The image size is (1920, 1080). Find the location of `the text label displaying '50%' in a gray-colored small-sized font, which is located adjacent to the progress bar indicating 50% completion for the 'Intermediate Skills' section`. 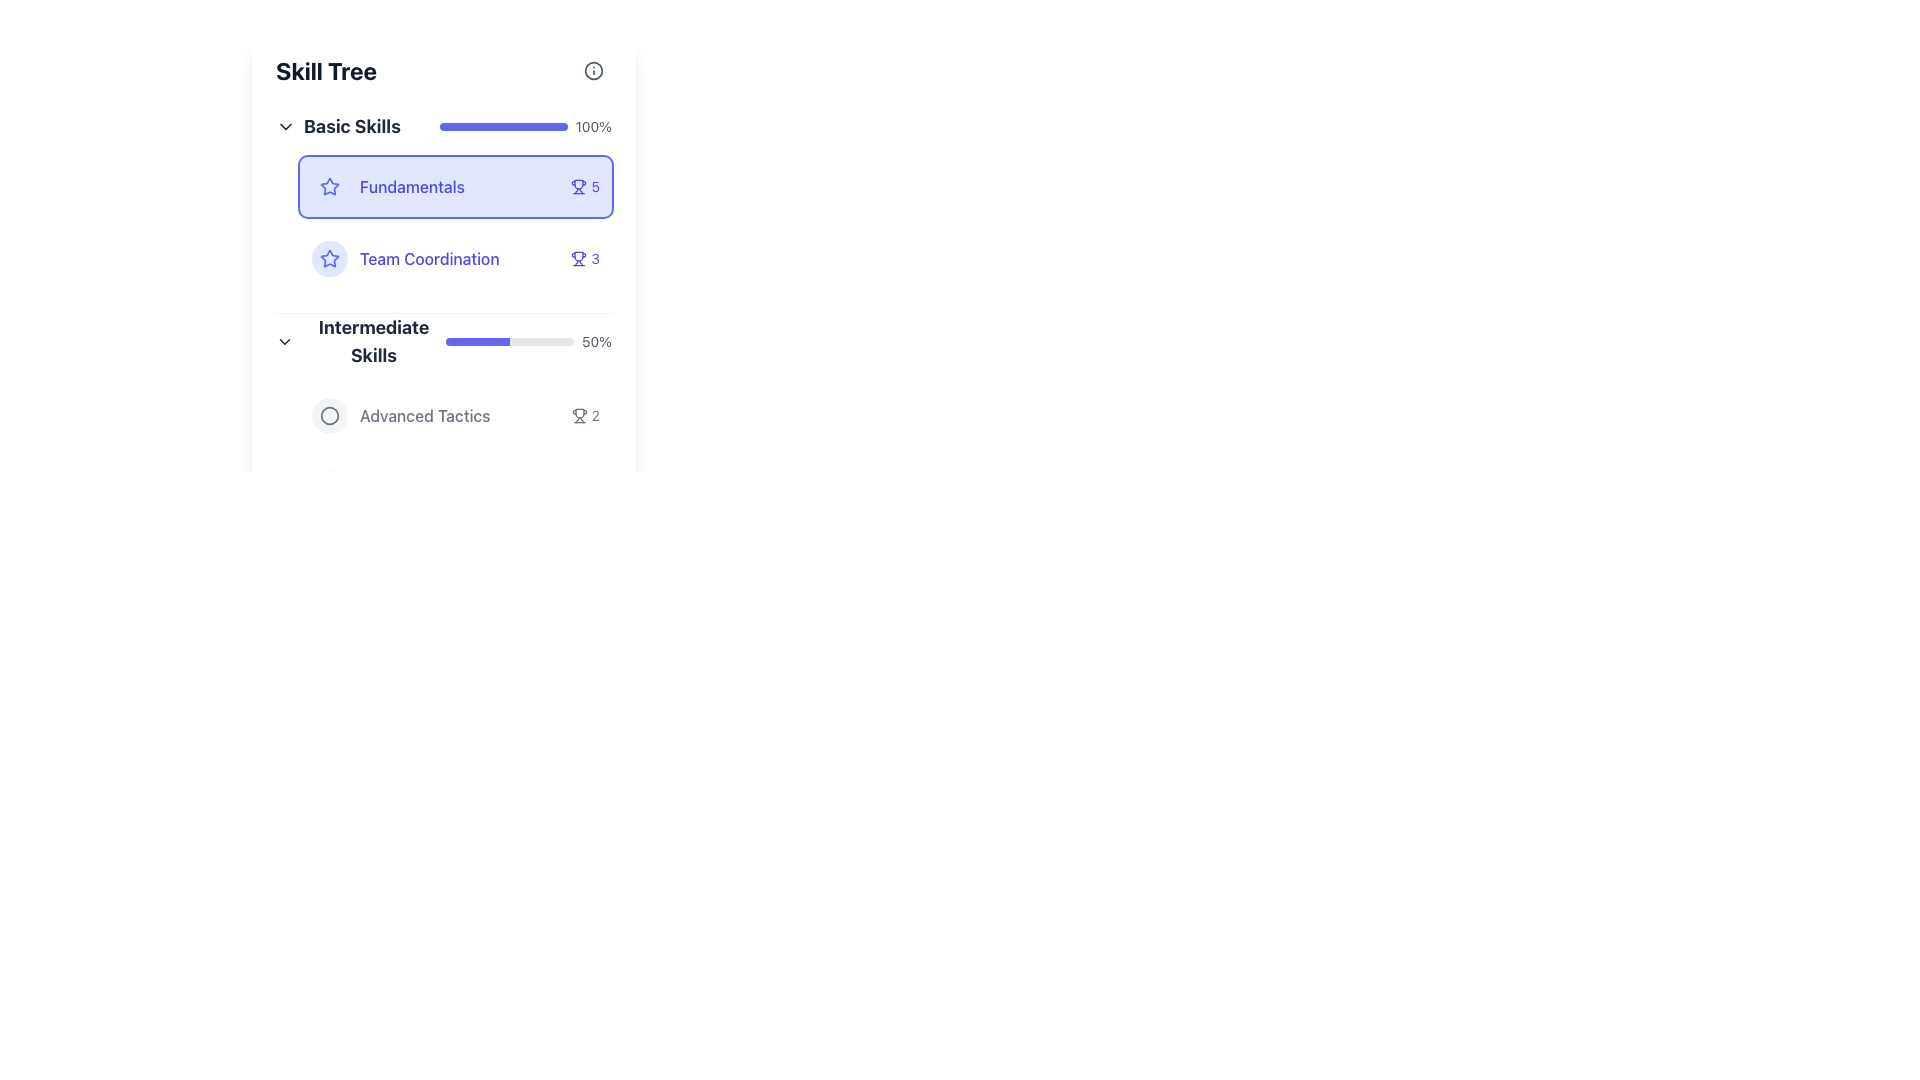

the text label displaying '50%' in a gray-colored small-sized font, which is located adjacent to the progress bar indicating 50% completion for the 'Intermediate Skills' section is located at coordinates (595, 341).